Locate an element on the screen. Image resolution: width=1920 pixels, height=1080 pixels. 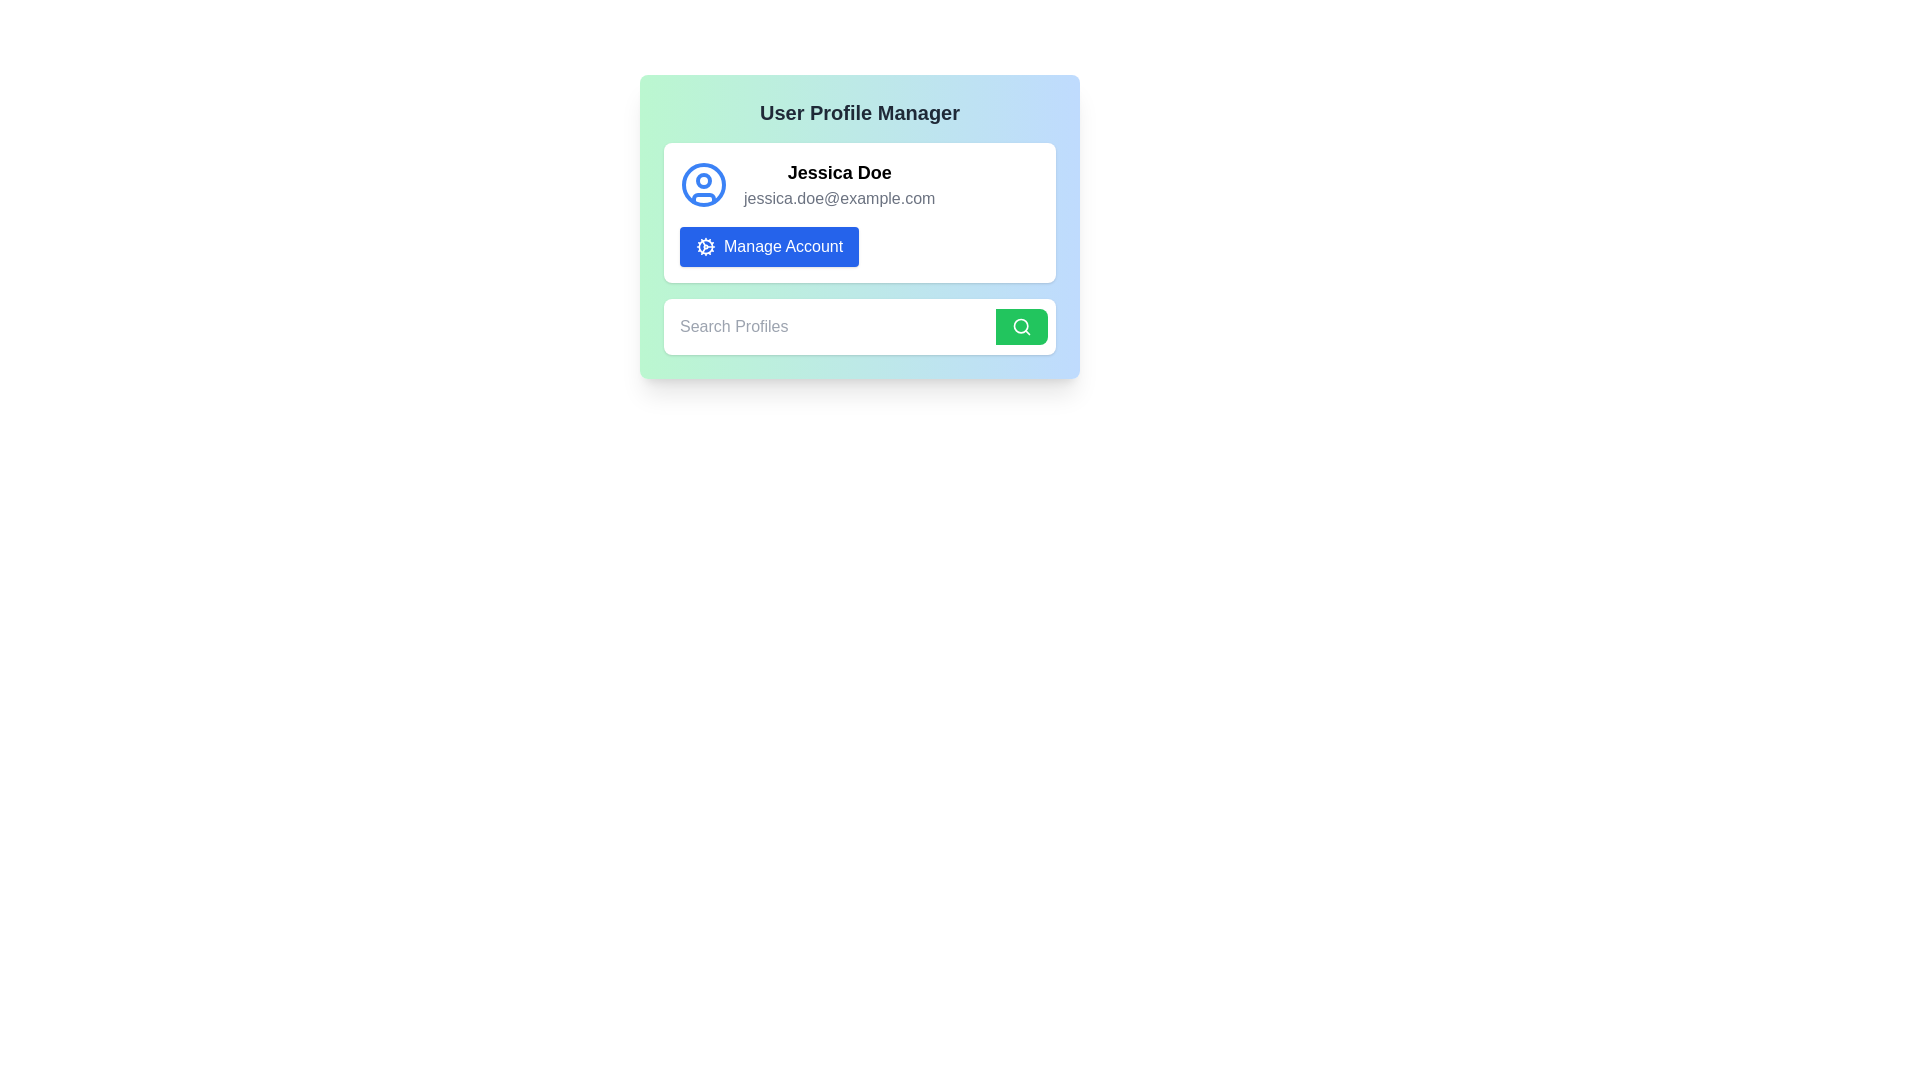
primary circle element of the cog-shaped SVG icon representing settings functionality under the 'User Profile Manager' title is located at coordinates (705, 245).